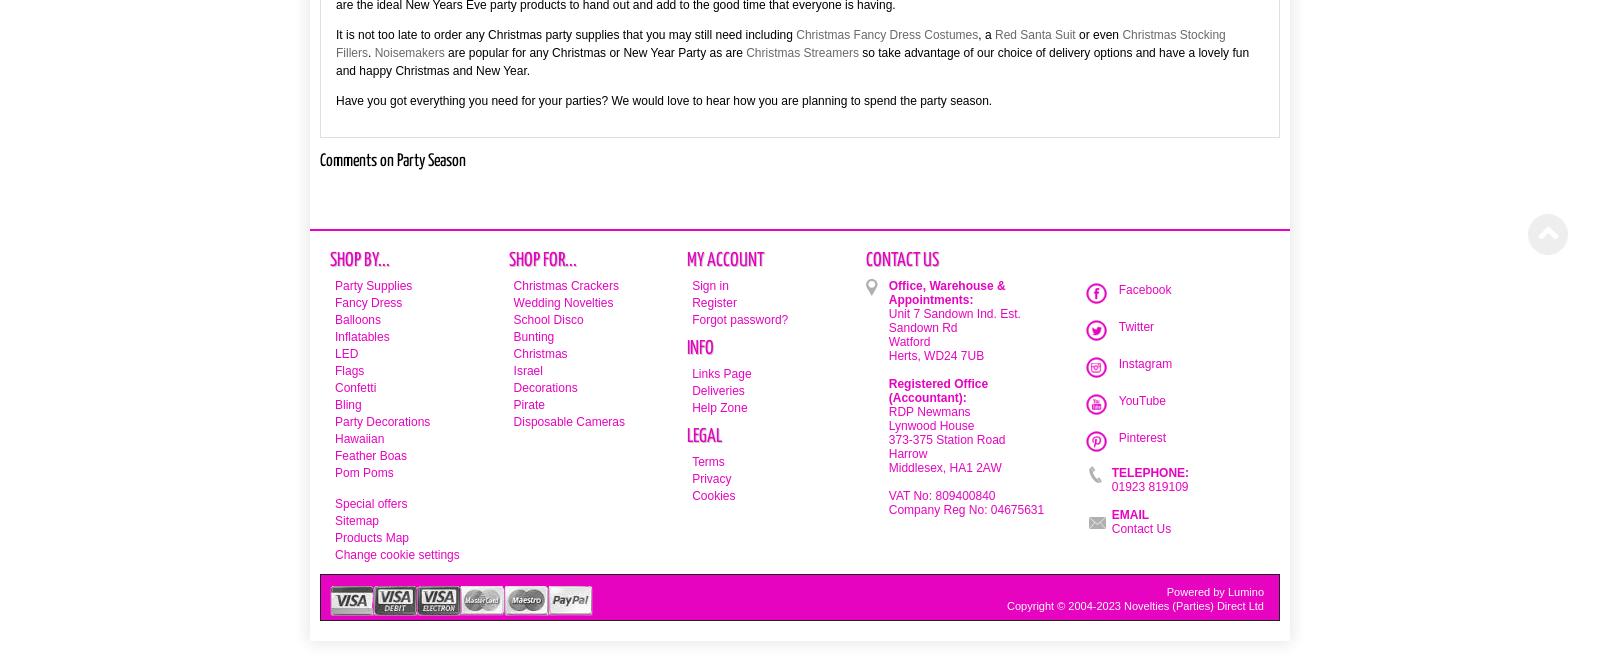 The width and height of the screenshot is (1600, 661). Describe the element at coordinates (443, 52) in the screenshot. I see `'are popular for any Christmas or New Year Party as are'` at that location.